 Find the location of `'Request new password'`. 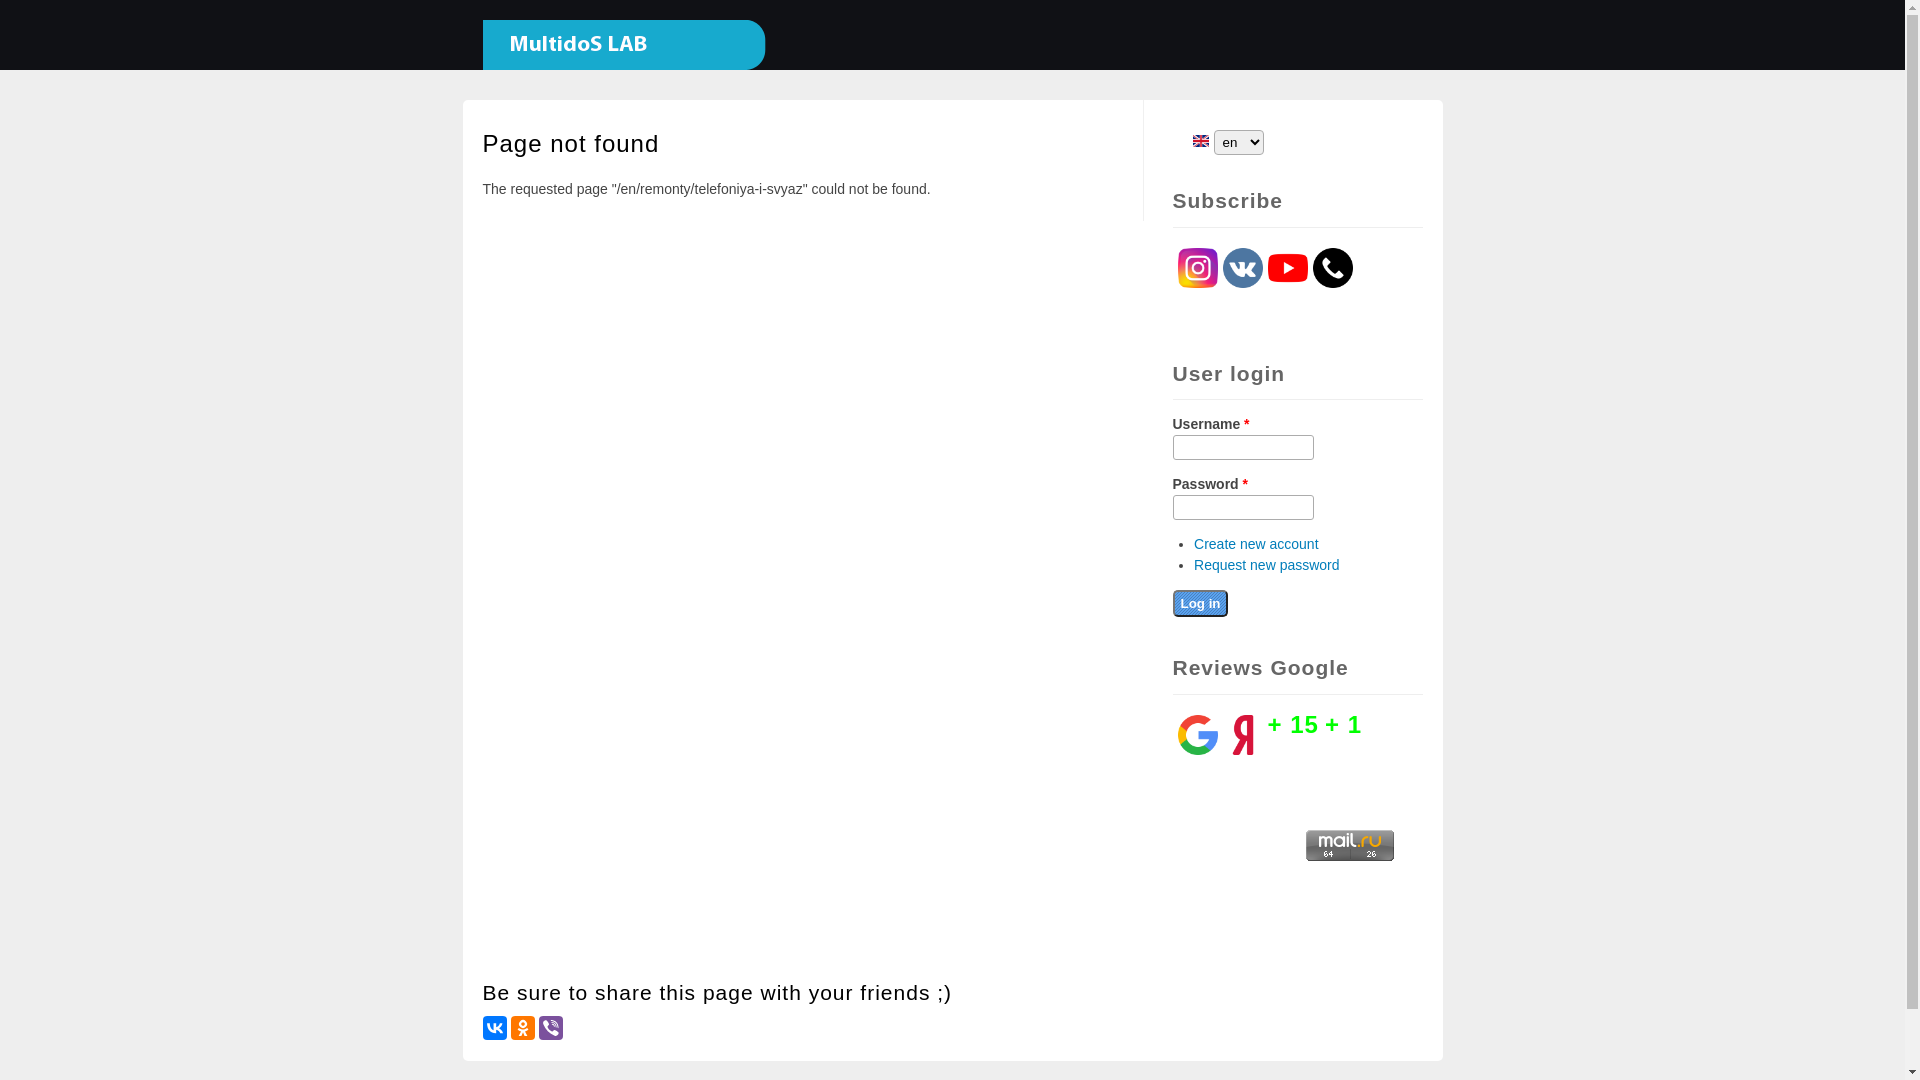

'Request new password' is located at coordinates (1266, 564).